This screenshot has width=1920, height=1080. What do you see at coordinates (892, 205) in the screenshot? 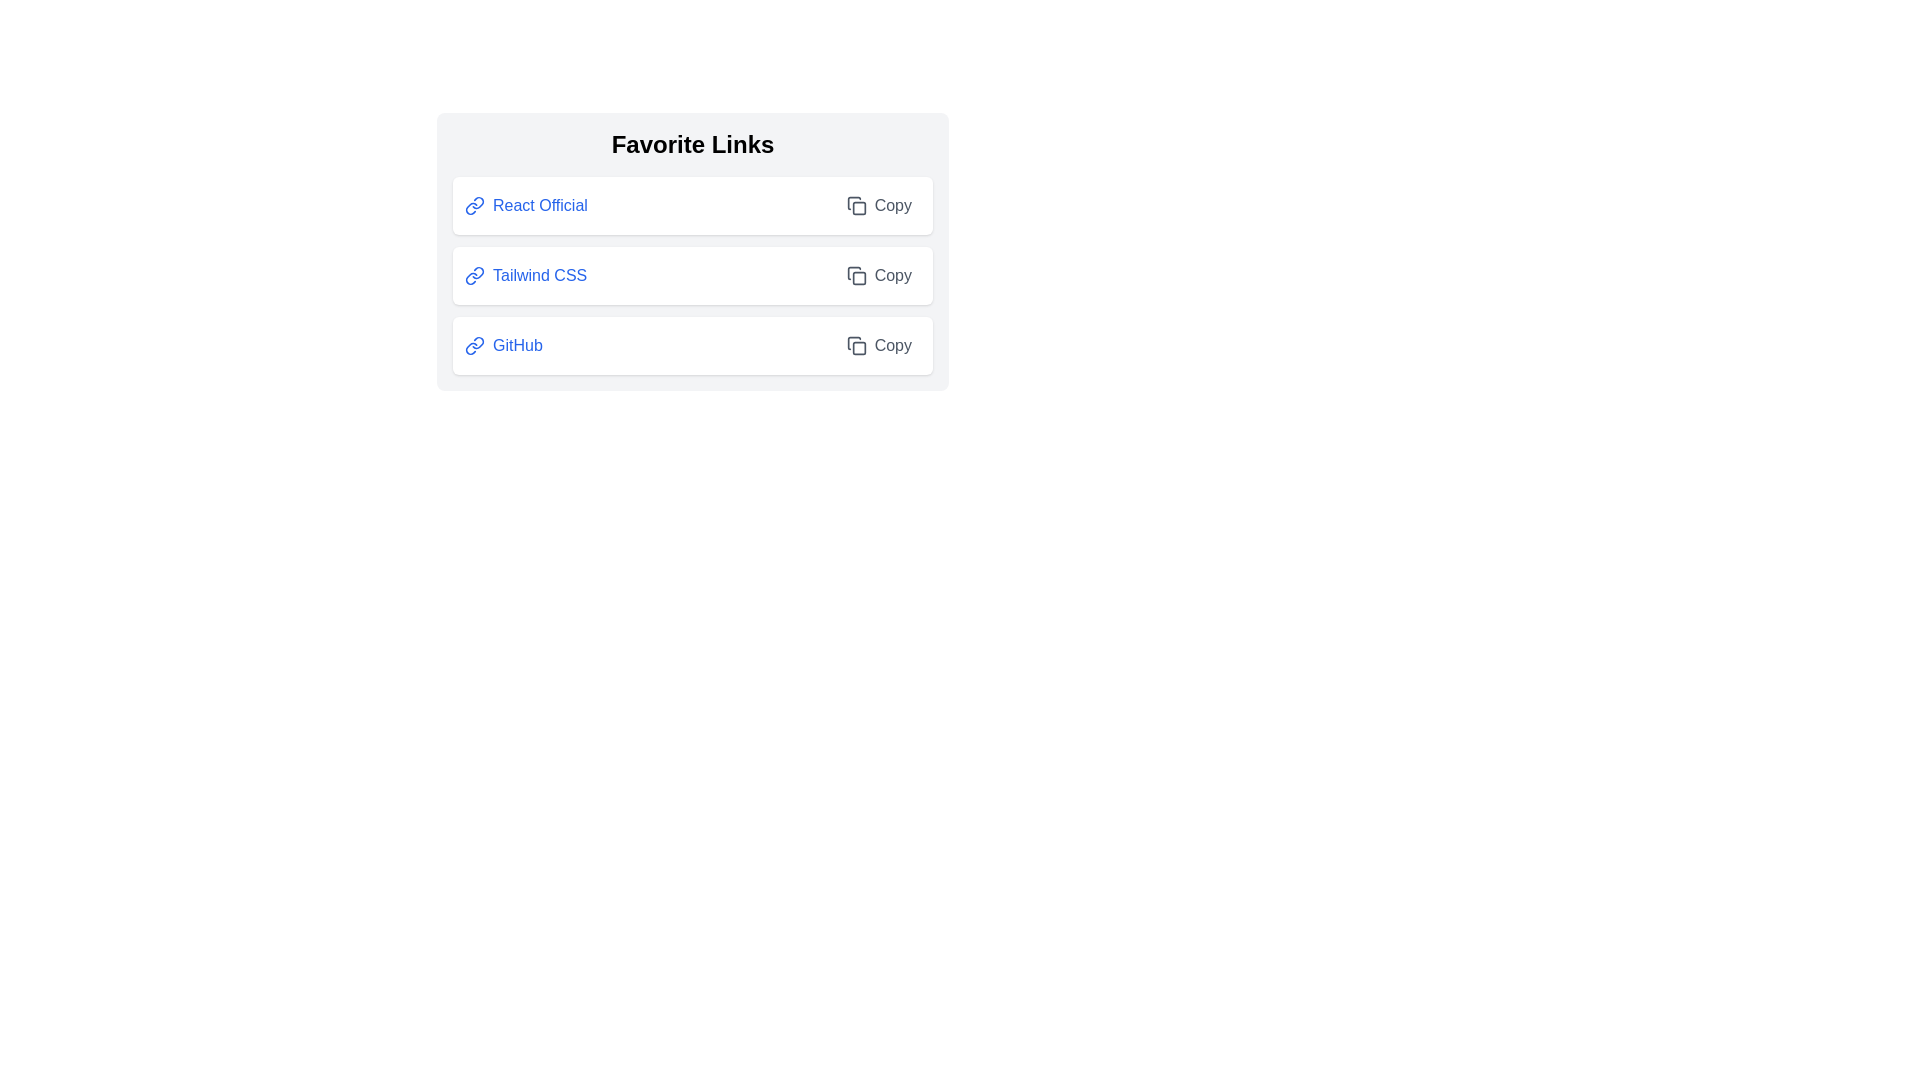
I see `the 'Copy' text label, which indicates the action of copying and is located to the right of an icon with two overlapping squares, part of the first entry under 'Favorite Links'` at bounding box center [892, 205].